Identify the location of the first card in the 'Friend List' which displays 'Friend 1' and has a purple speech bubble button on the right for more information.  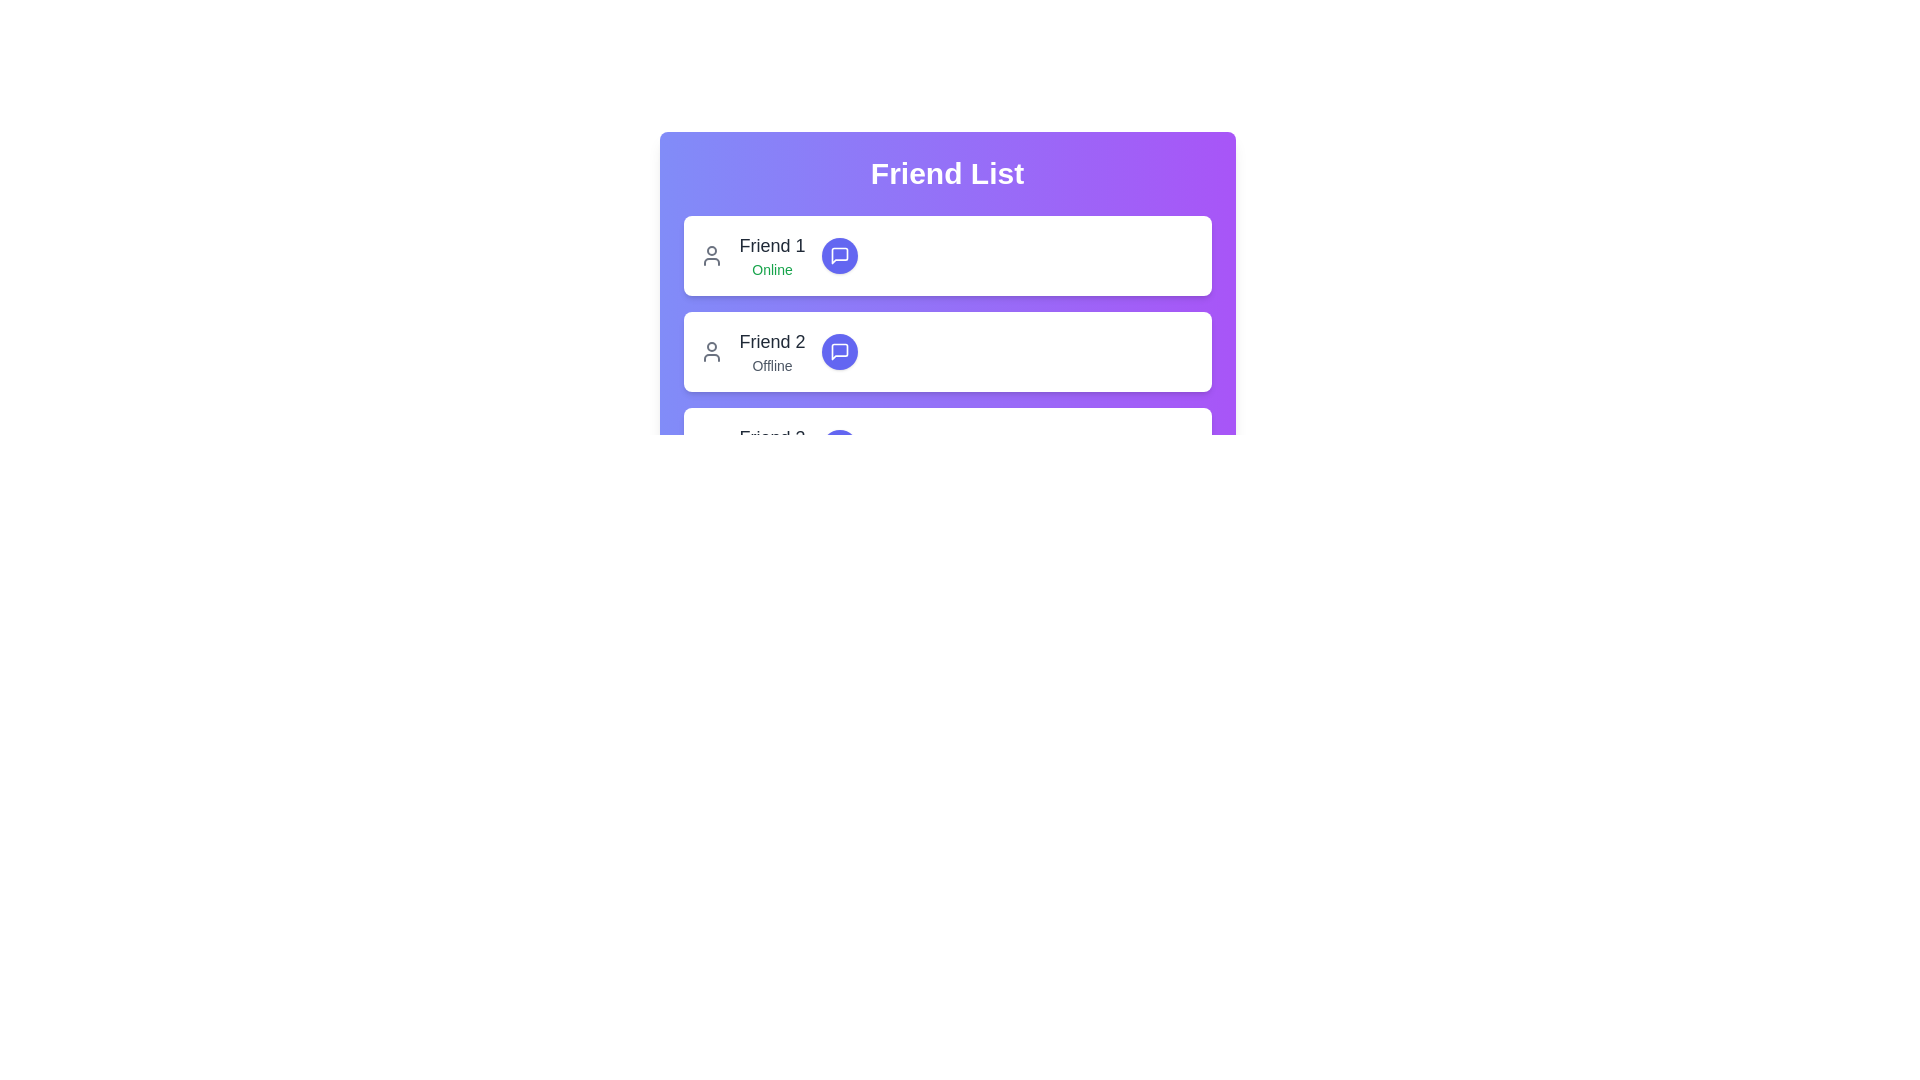
(946, 254).